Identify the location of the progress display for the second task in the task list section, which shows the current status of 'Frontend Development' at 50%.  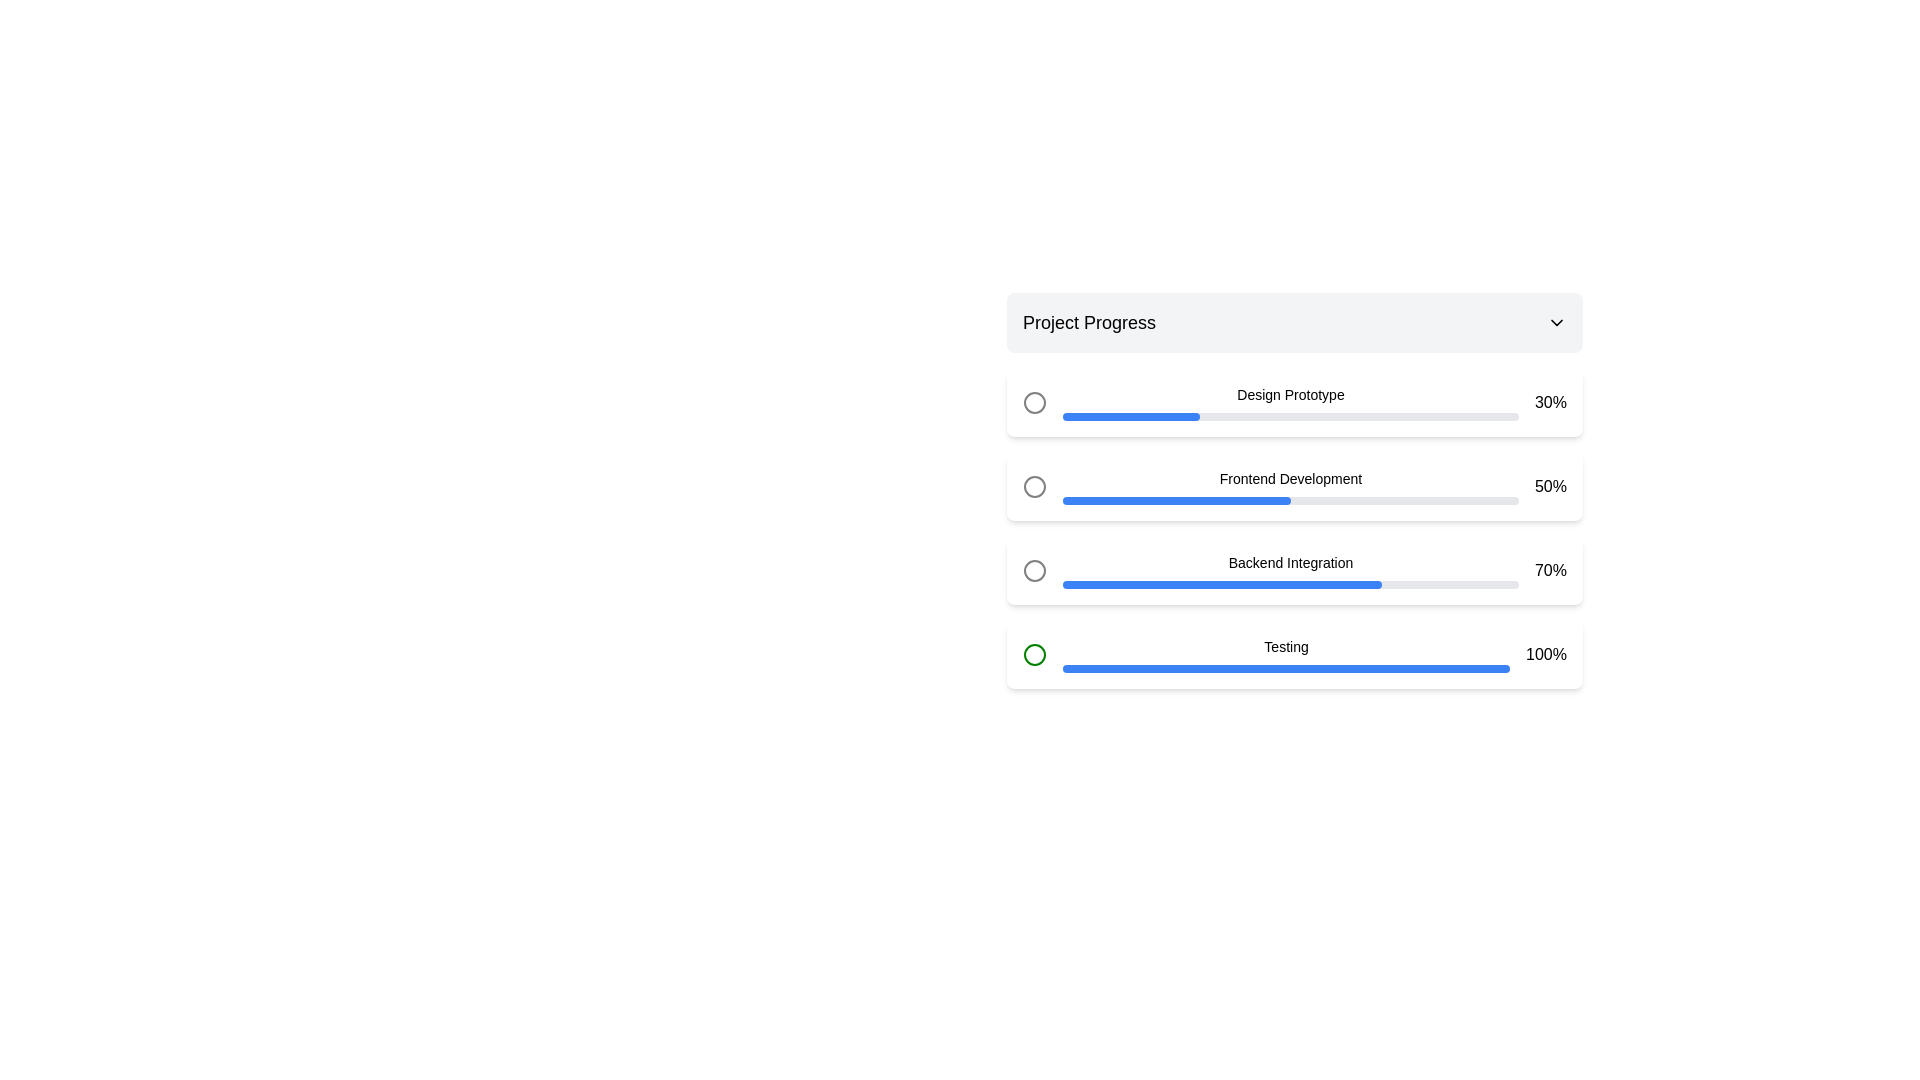
(1295, 490).